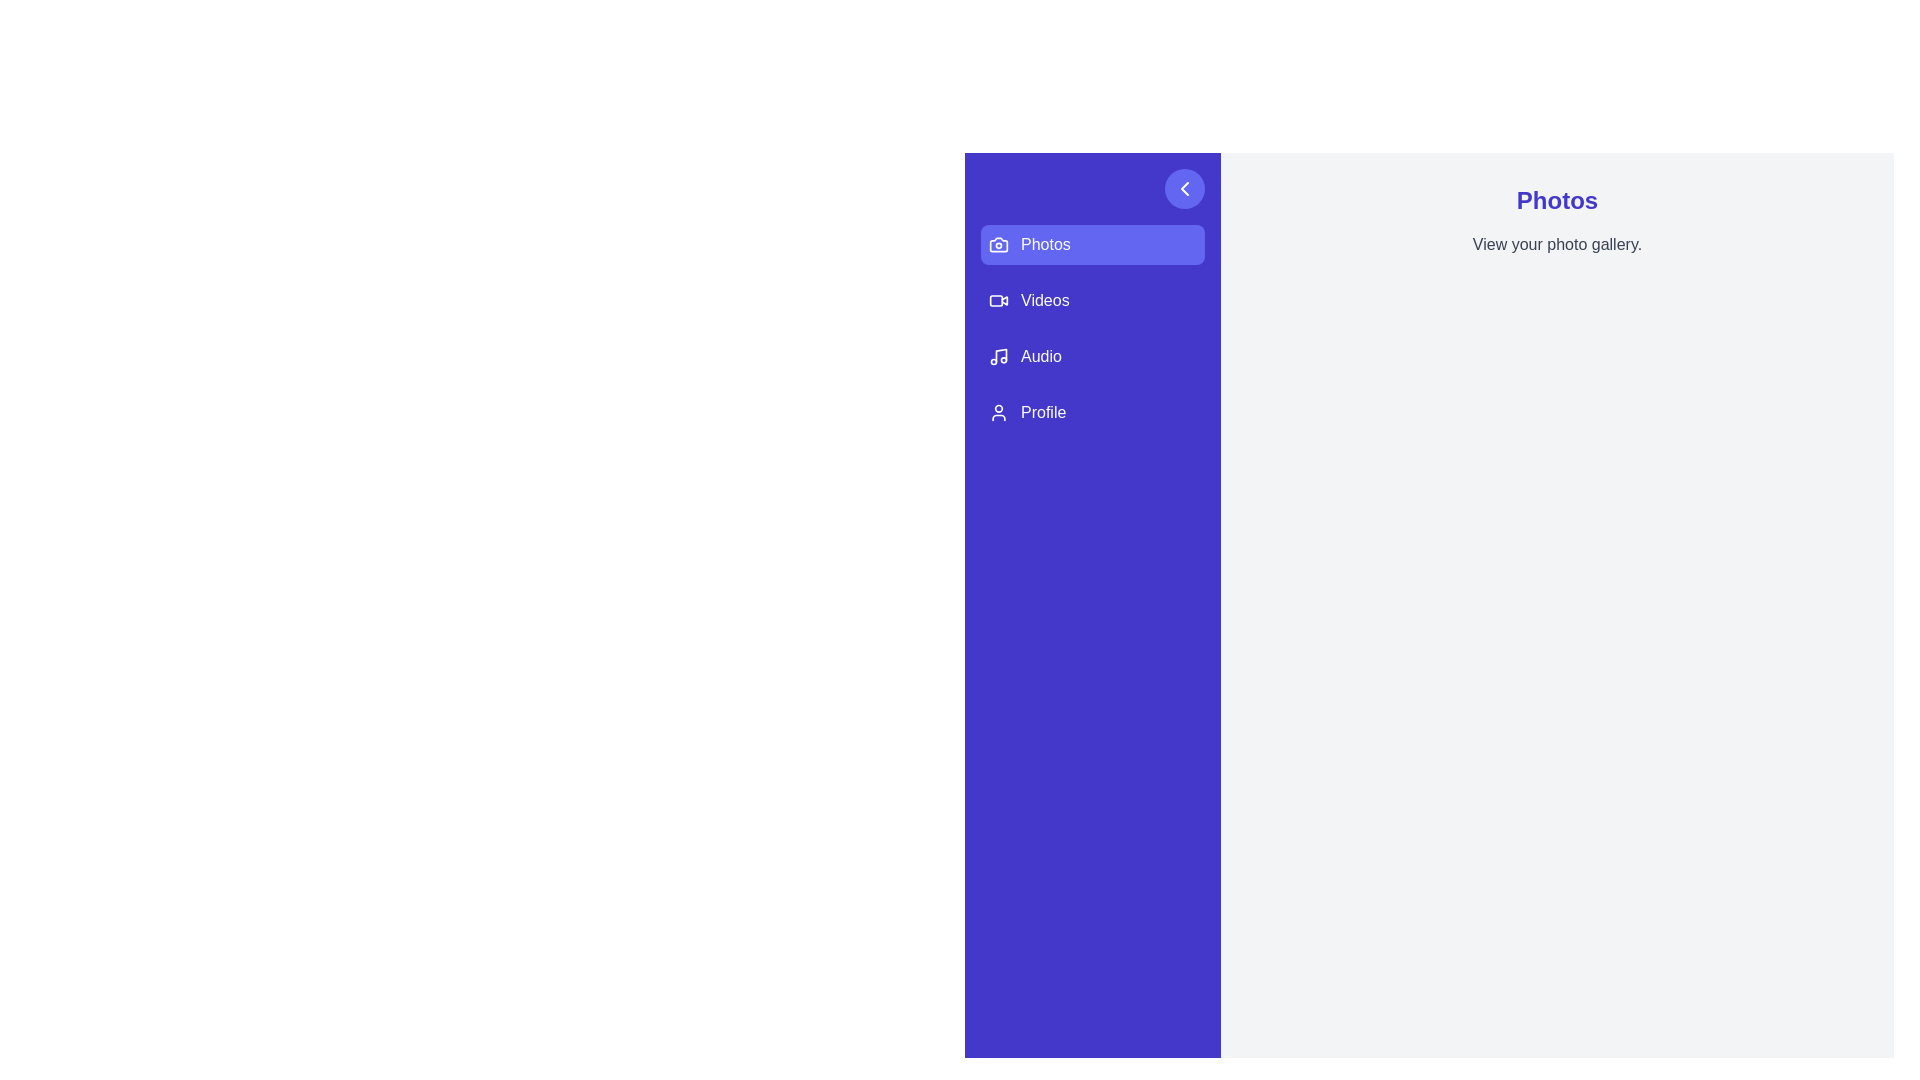 The height and width of the screenshot is (1080, 1920). Describe the element at coordinates (1556, 200) in the screenshot. I see `the Static text header that indicates the purpose of accessing the photo gallery, which is centrally aligned above the descriptive text line 'View your photo gallery.'` at that location.